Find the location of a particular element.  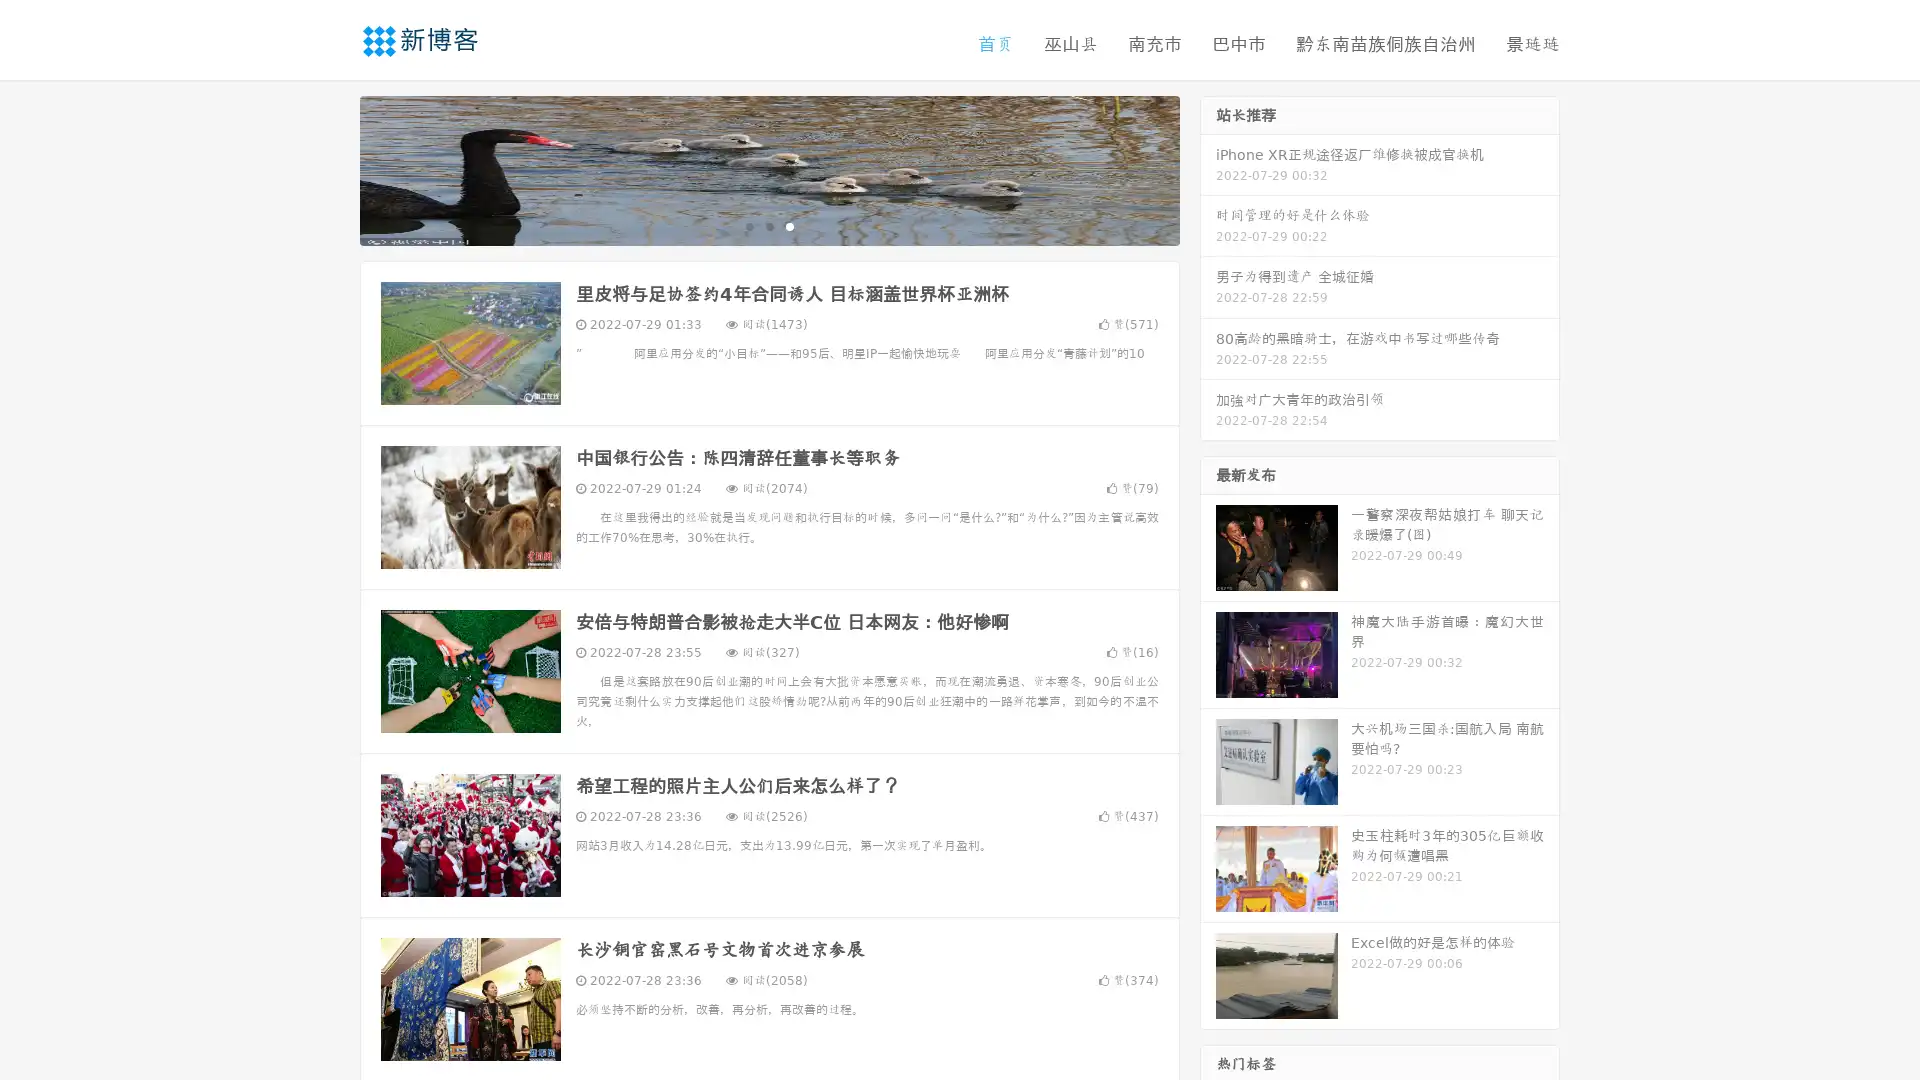

Go to slide 2 is located at coordinates (768, 225).